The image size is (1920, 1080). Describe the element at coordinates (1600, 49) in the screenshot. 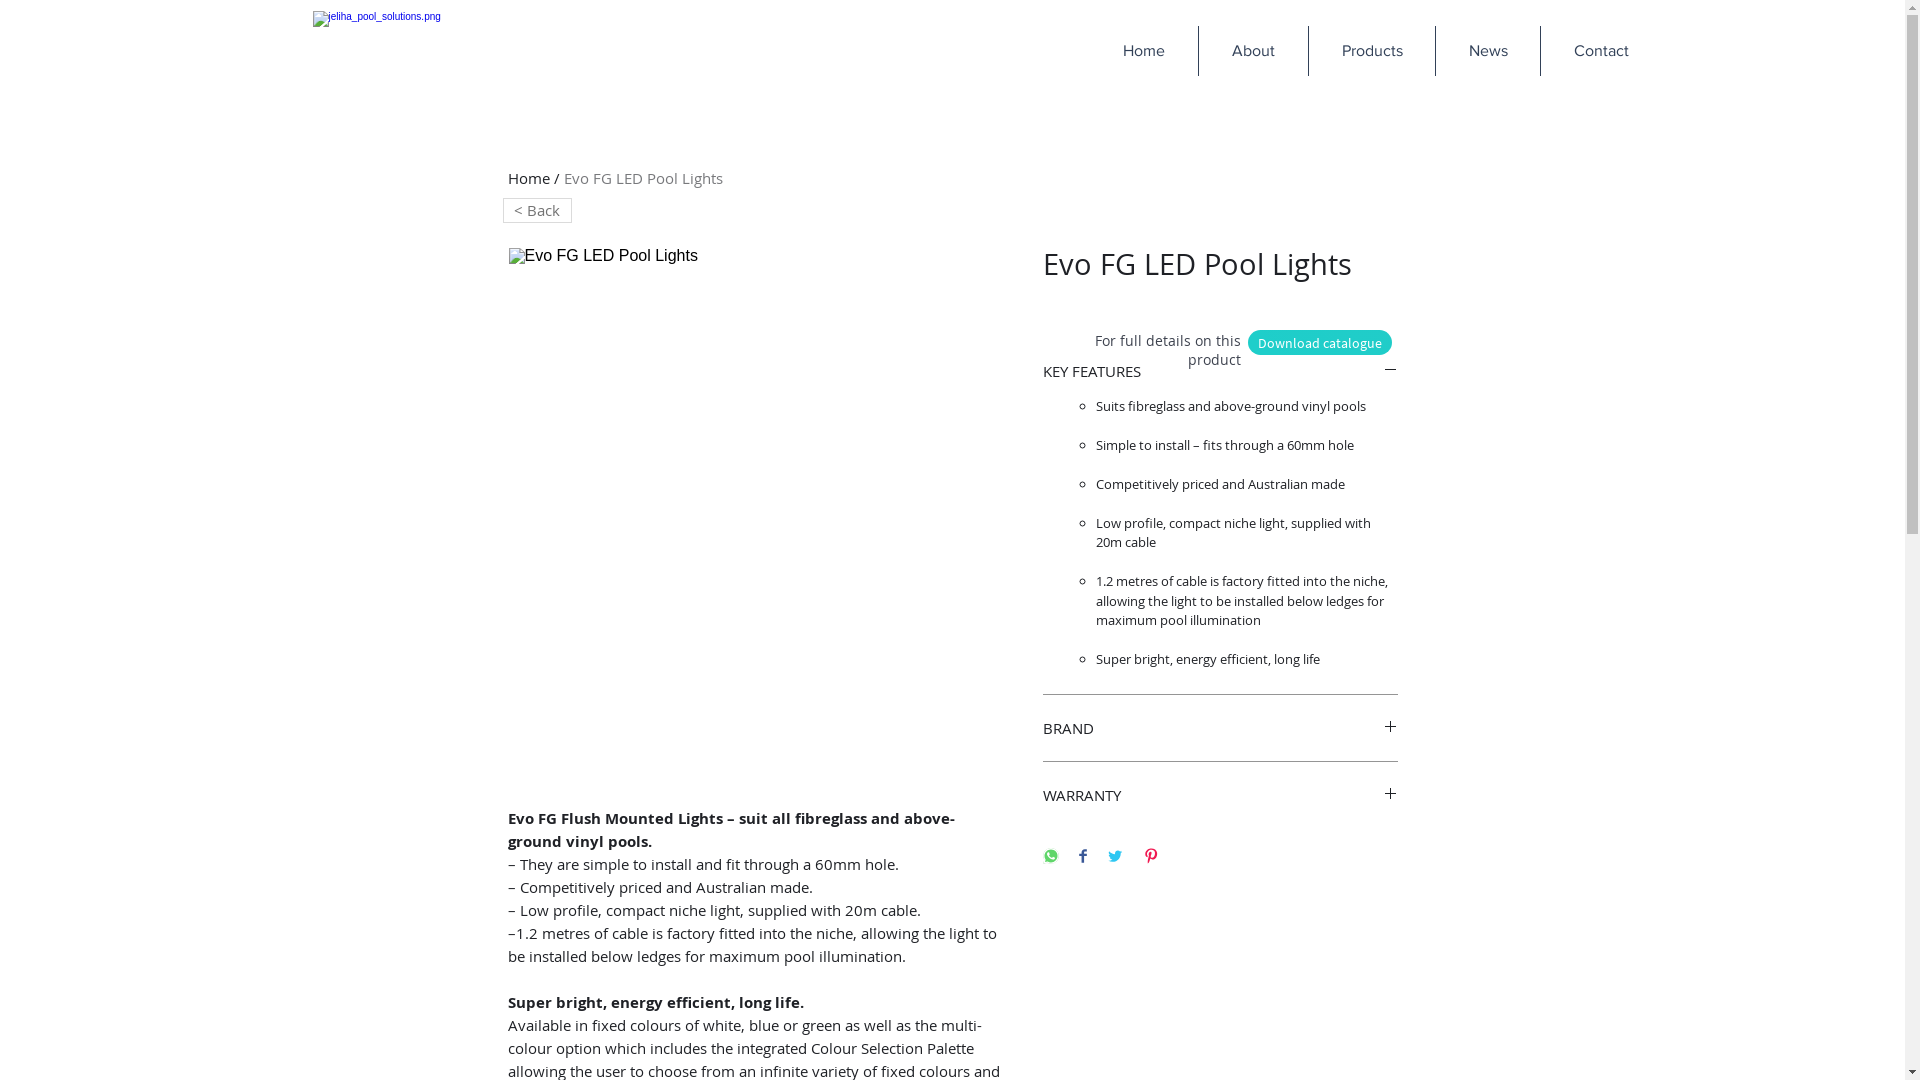

I see `'Contact'` at that location.